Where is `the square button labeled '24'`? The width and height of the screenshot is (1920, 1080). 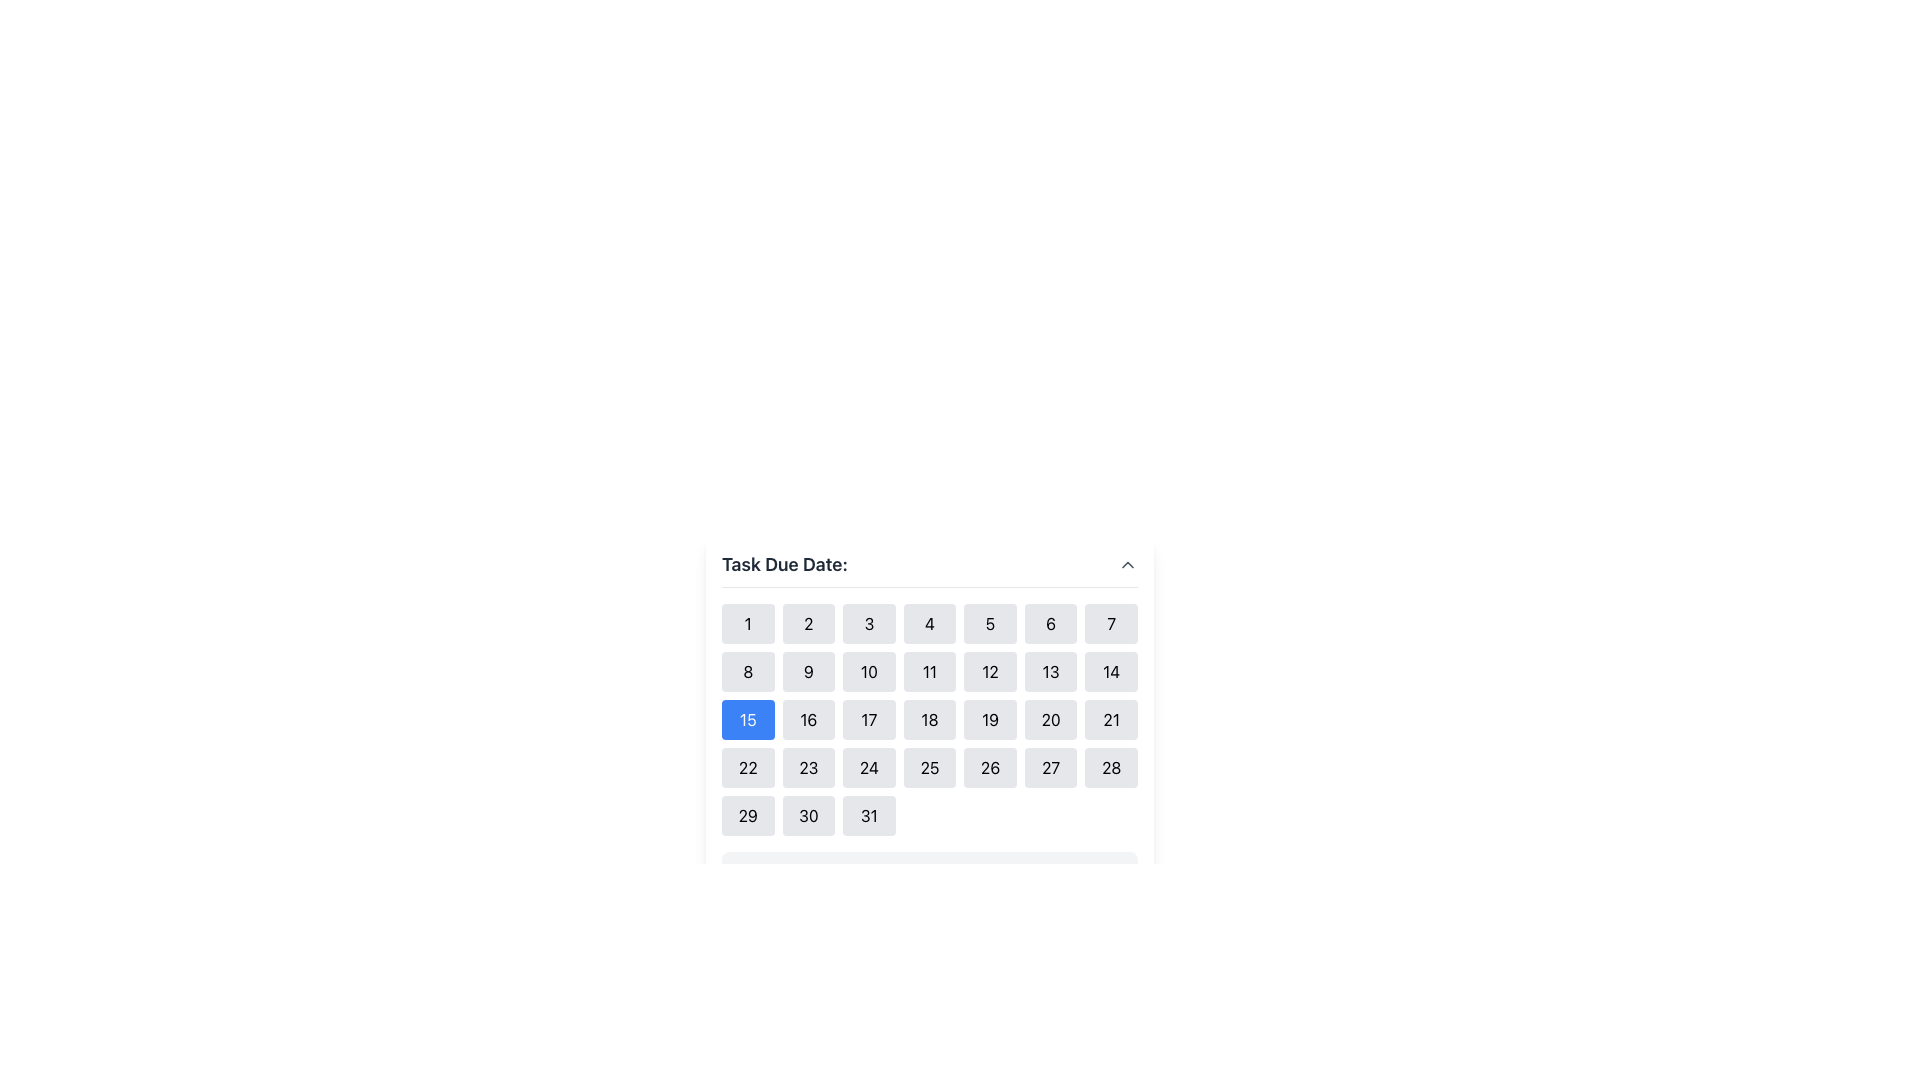 the square button labeled '24' is located at coordinates (869, 766).